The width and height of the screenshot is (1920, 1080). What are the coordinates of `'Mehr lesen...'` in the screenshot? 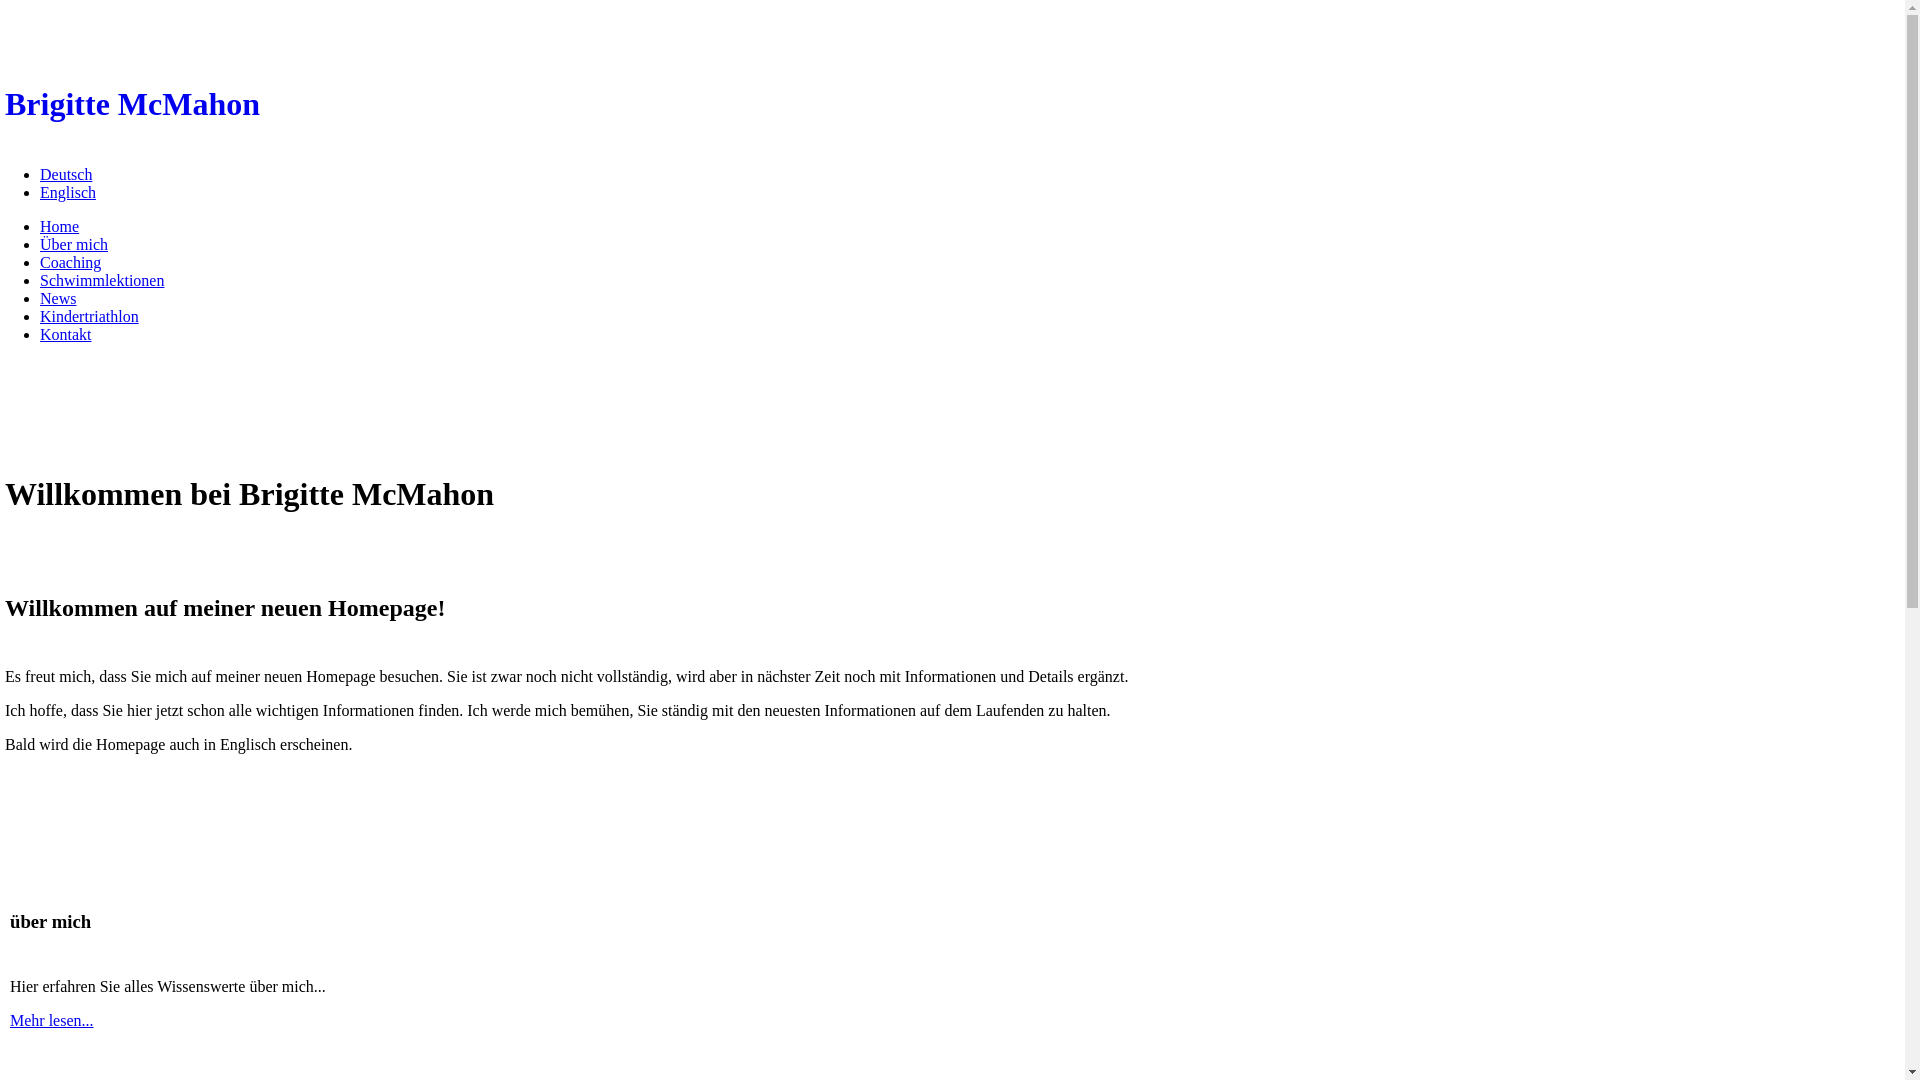 It's located at (52, 1020).